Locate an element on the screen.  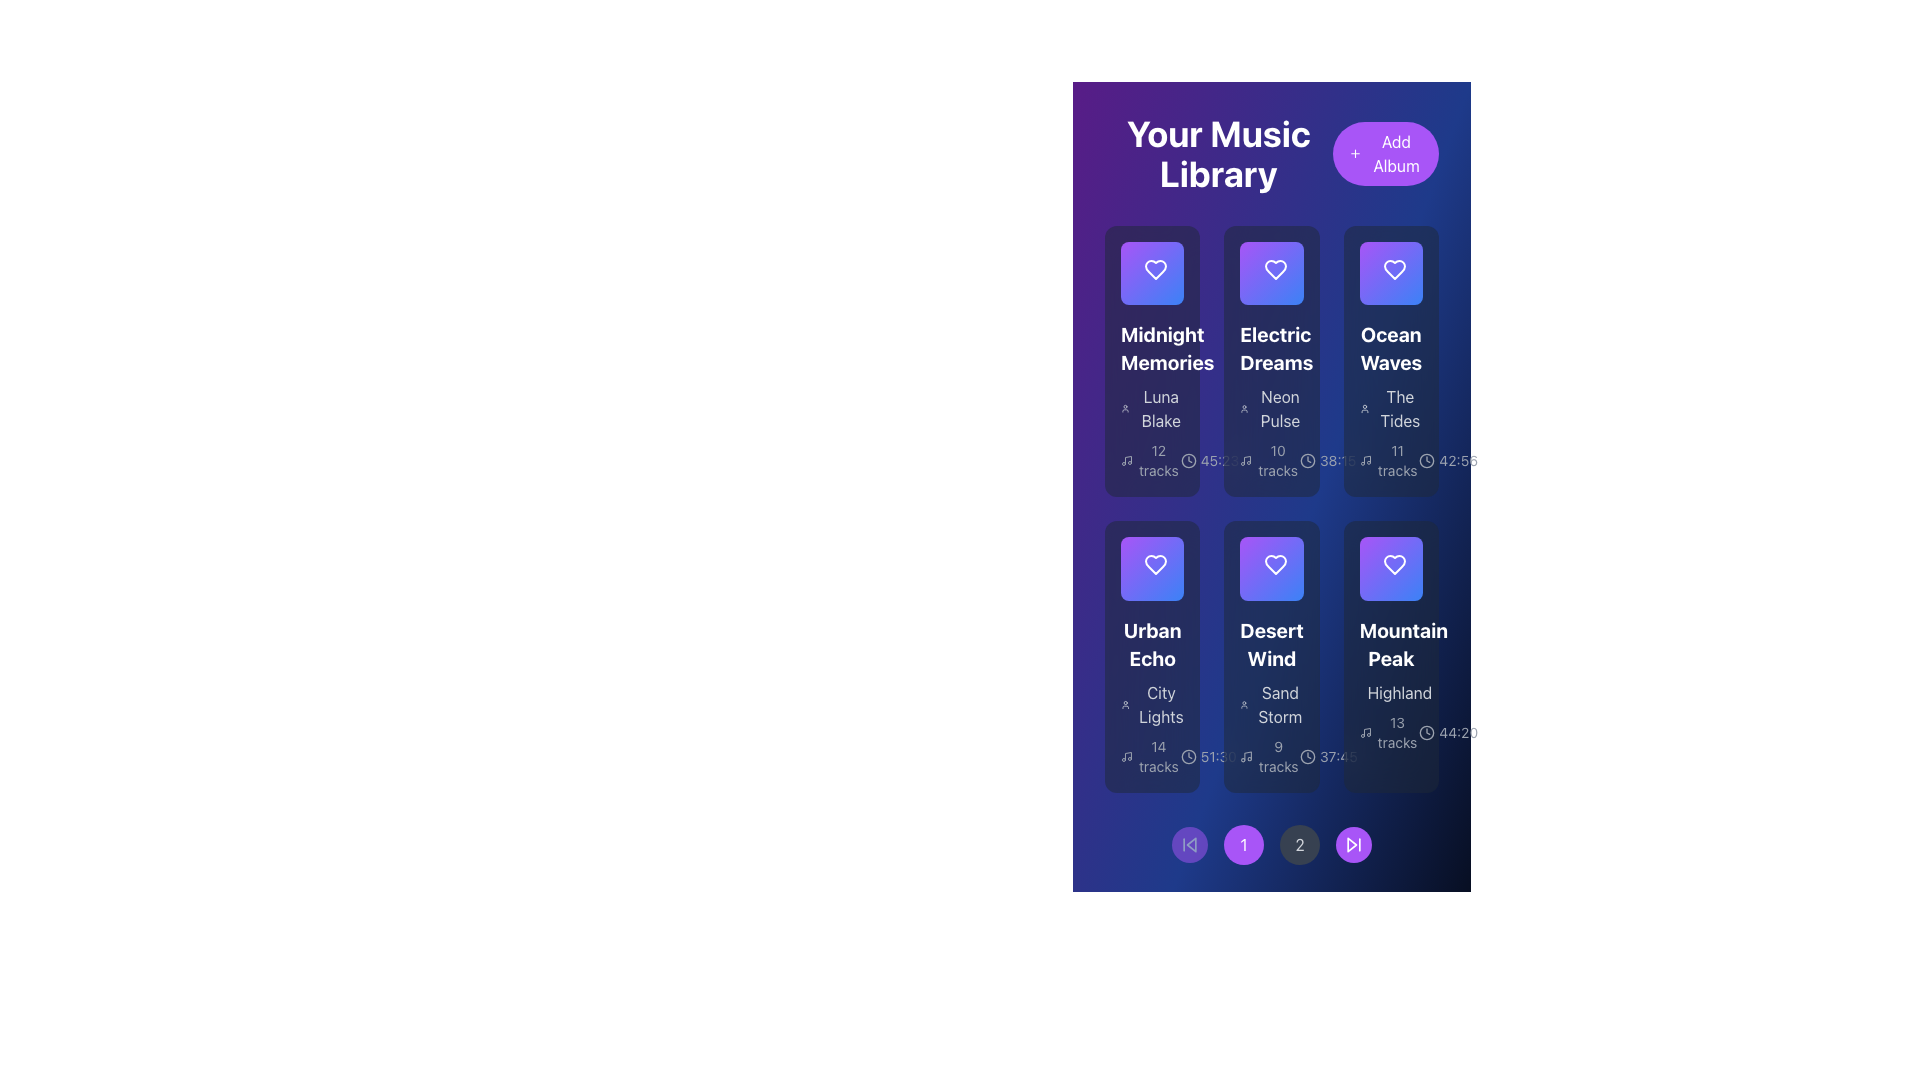
the time icon located to the left of the text '45:23' at the bottom of the 'Midnight Memories' card for information is located at coordinates (1188, 461).